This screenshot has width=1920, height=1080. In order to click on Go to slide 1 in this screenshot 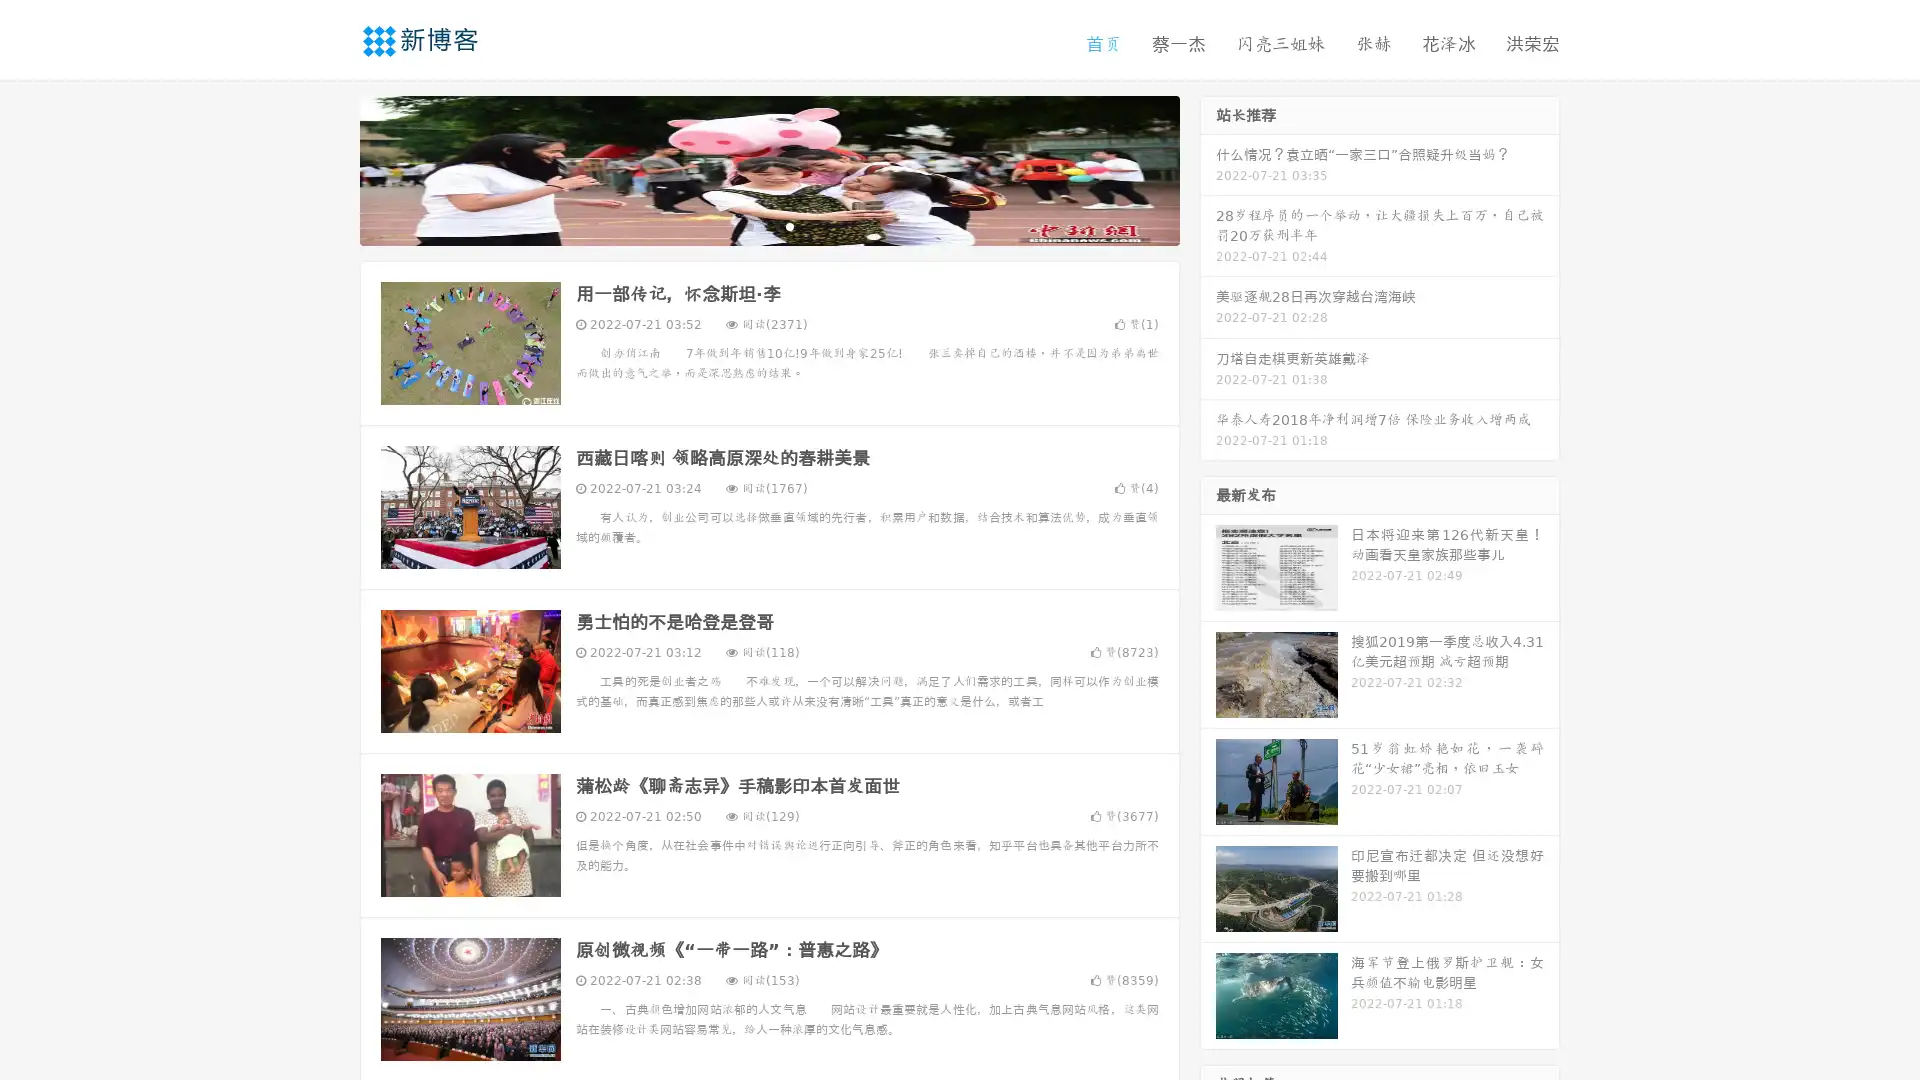, I will do `click(748, 225)`.